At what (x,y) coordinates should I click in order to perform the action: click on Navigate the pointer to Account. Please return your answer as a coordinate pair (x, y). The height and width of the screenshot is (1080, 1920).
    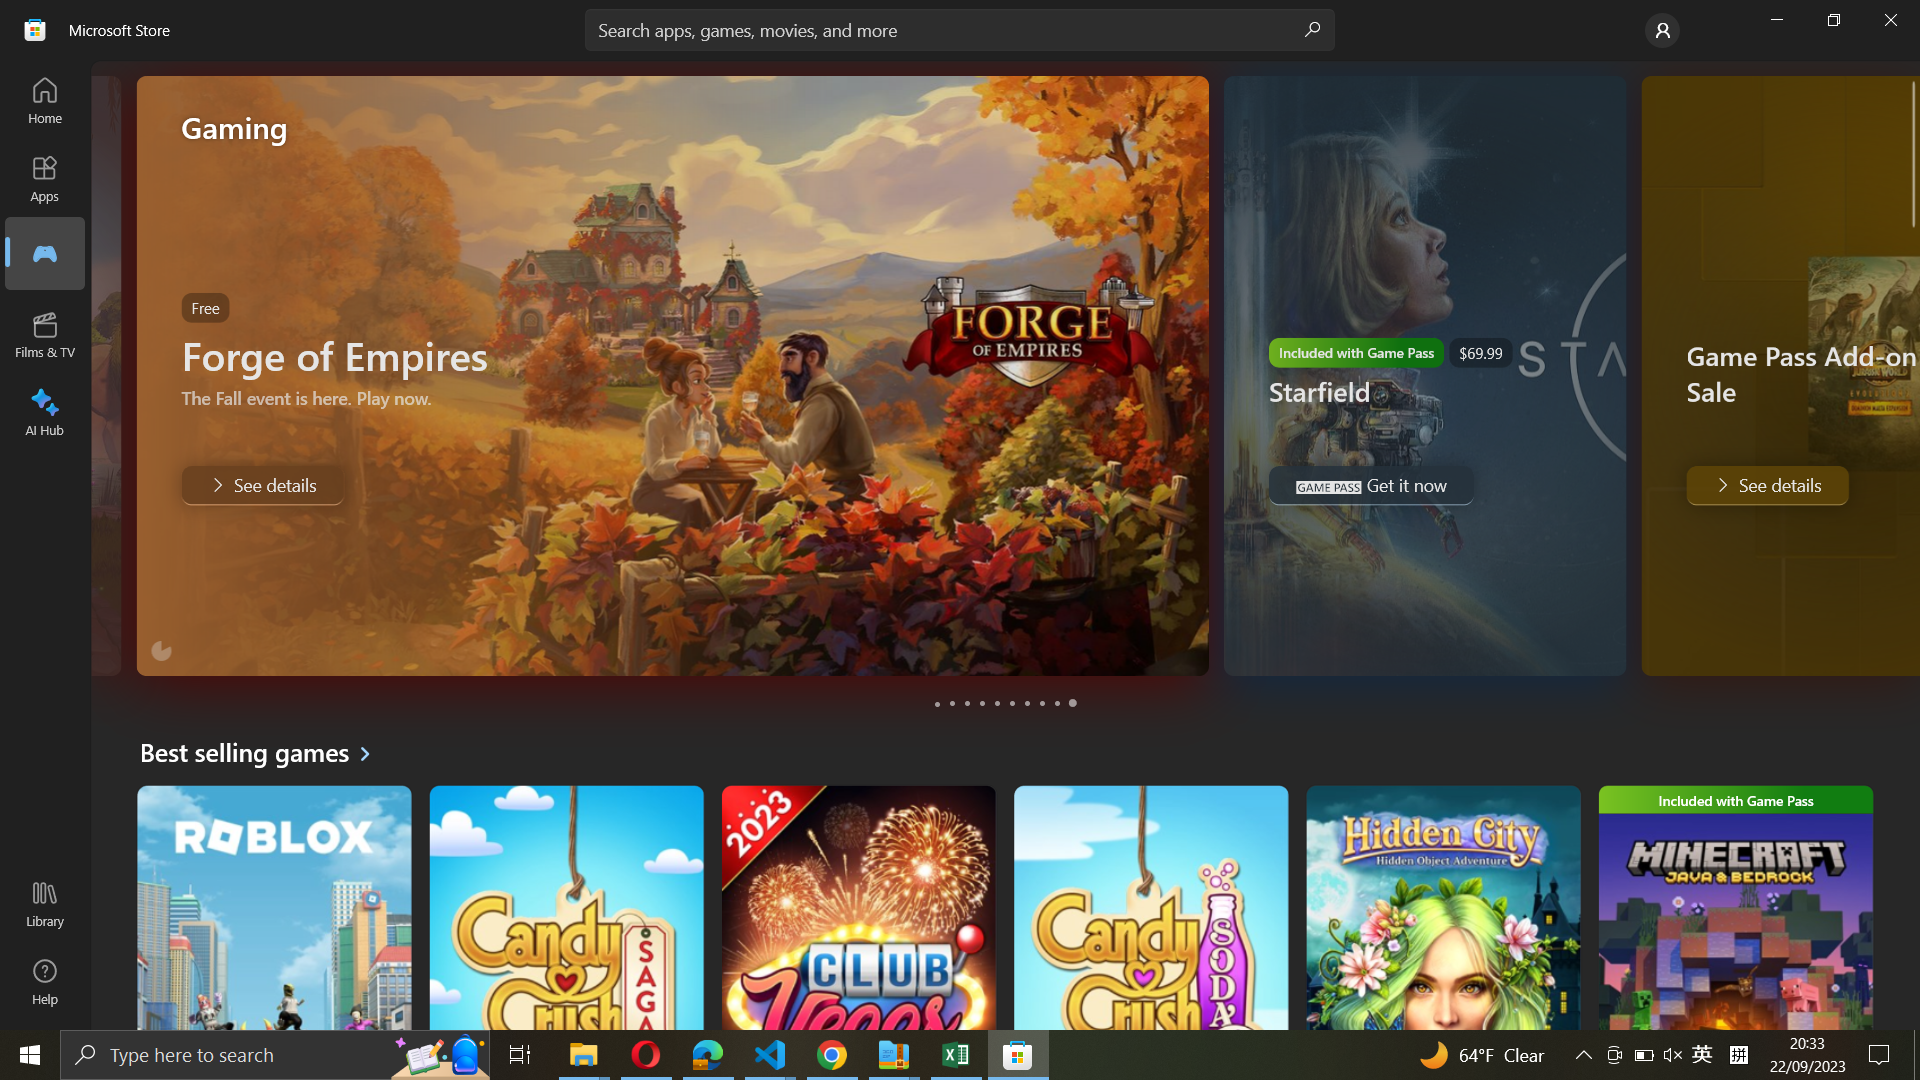
    Looking at the image, I should click on (3189120, 32400).